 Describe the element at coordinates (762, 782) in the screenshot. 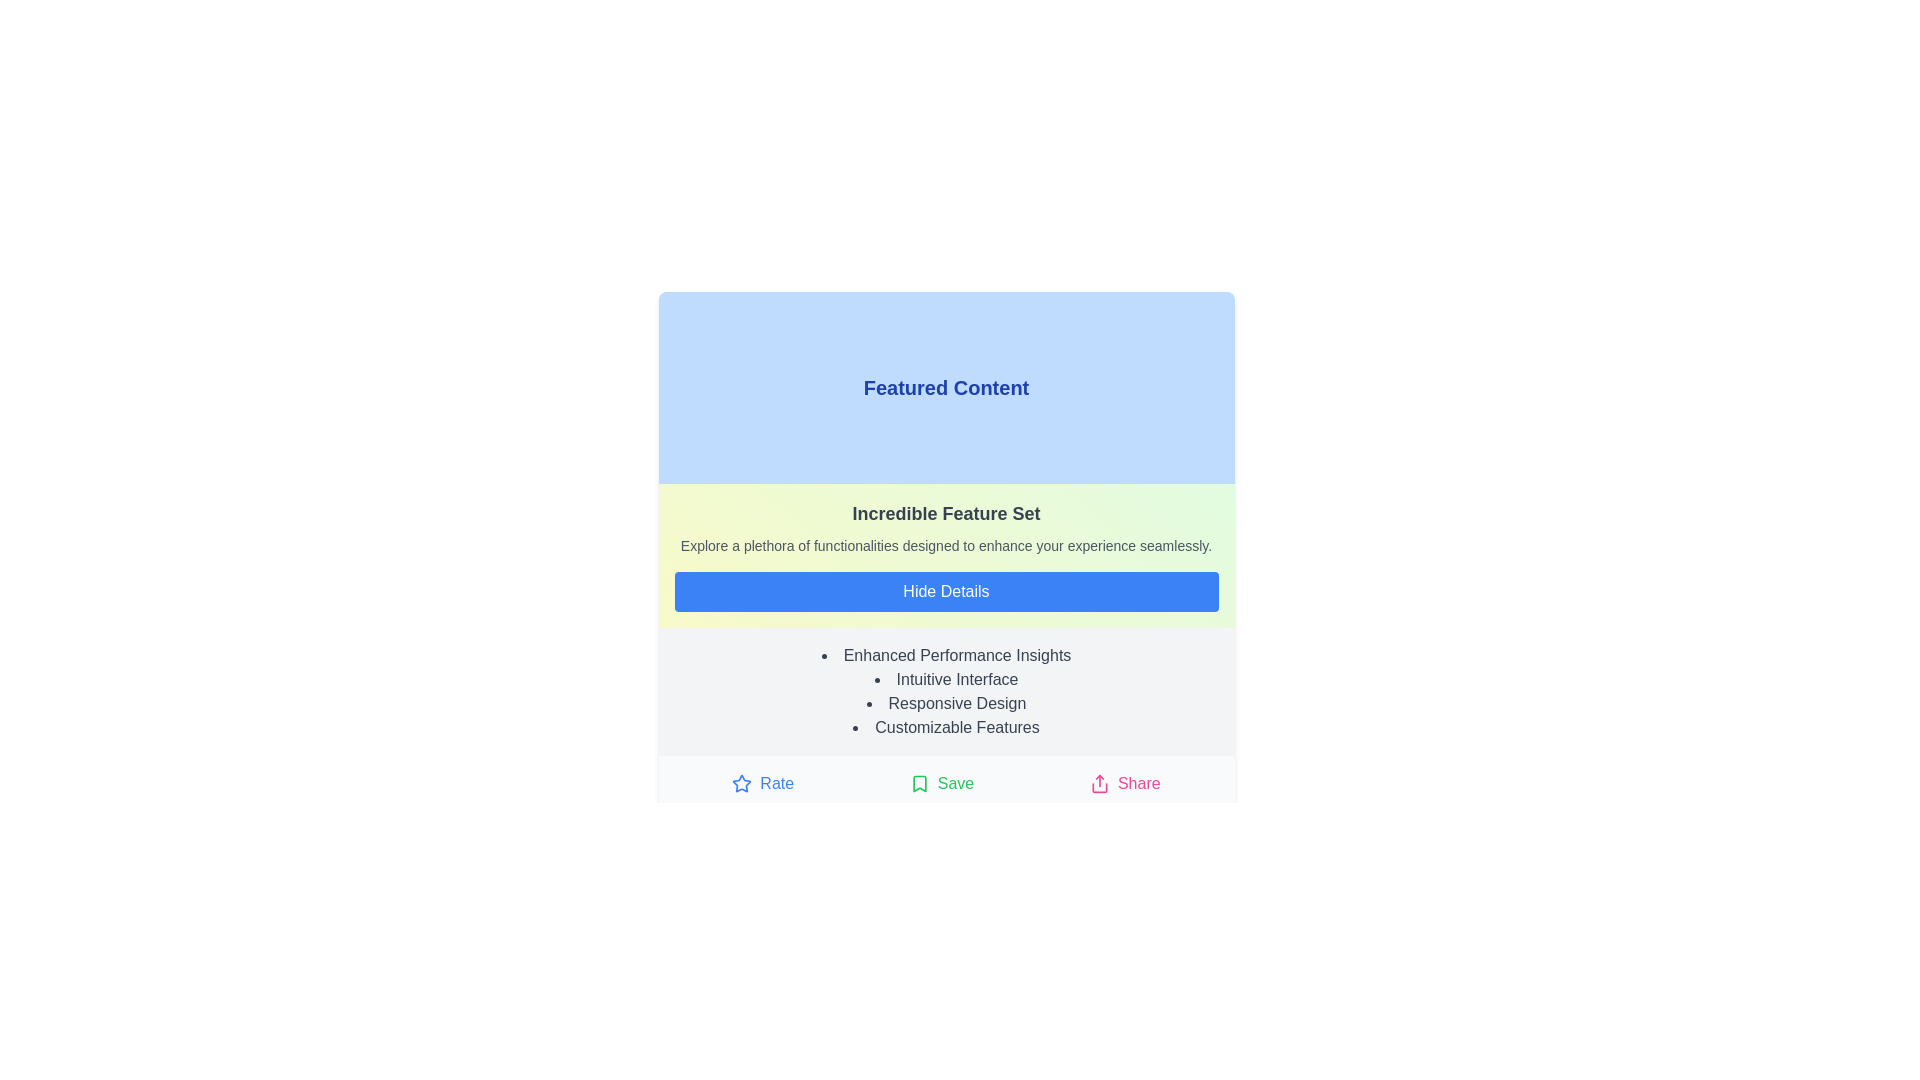

I see `the 'Rate' button, which consists of a star icon followed by the text 'Rate', styled in blue with hover effects, located as the first element in a horizontal group of options` at that location.